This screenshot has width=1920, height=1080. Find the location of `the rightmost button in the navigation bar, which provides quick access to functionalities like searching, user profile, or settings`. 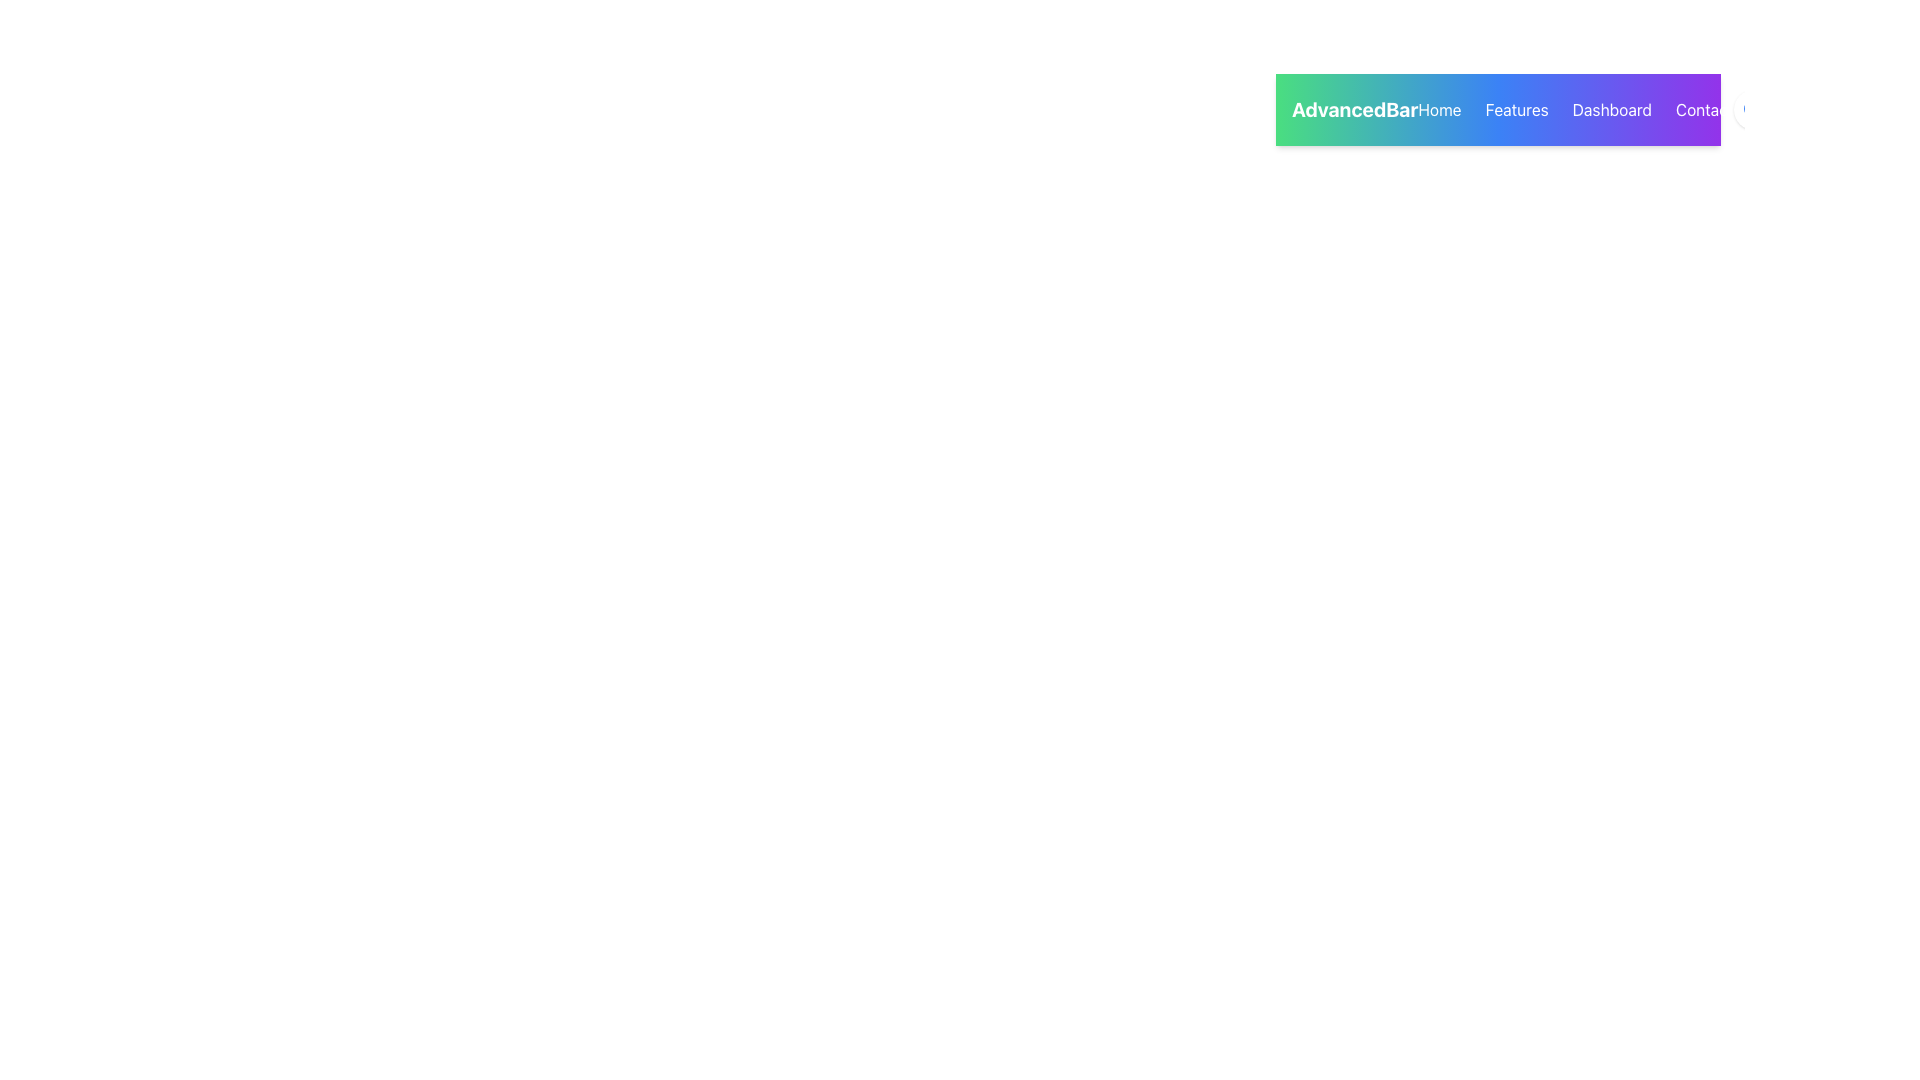

the rightmost button in the navigation bar, which provides quick access to functionalities like searching, user profile, or settings is located at coordinates (1809, 110).